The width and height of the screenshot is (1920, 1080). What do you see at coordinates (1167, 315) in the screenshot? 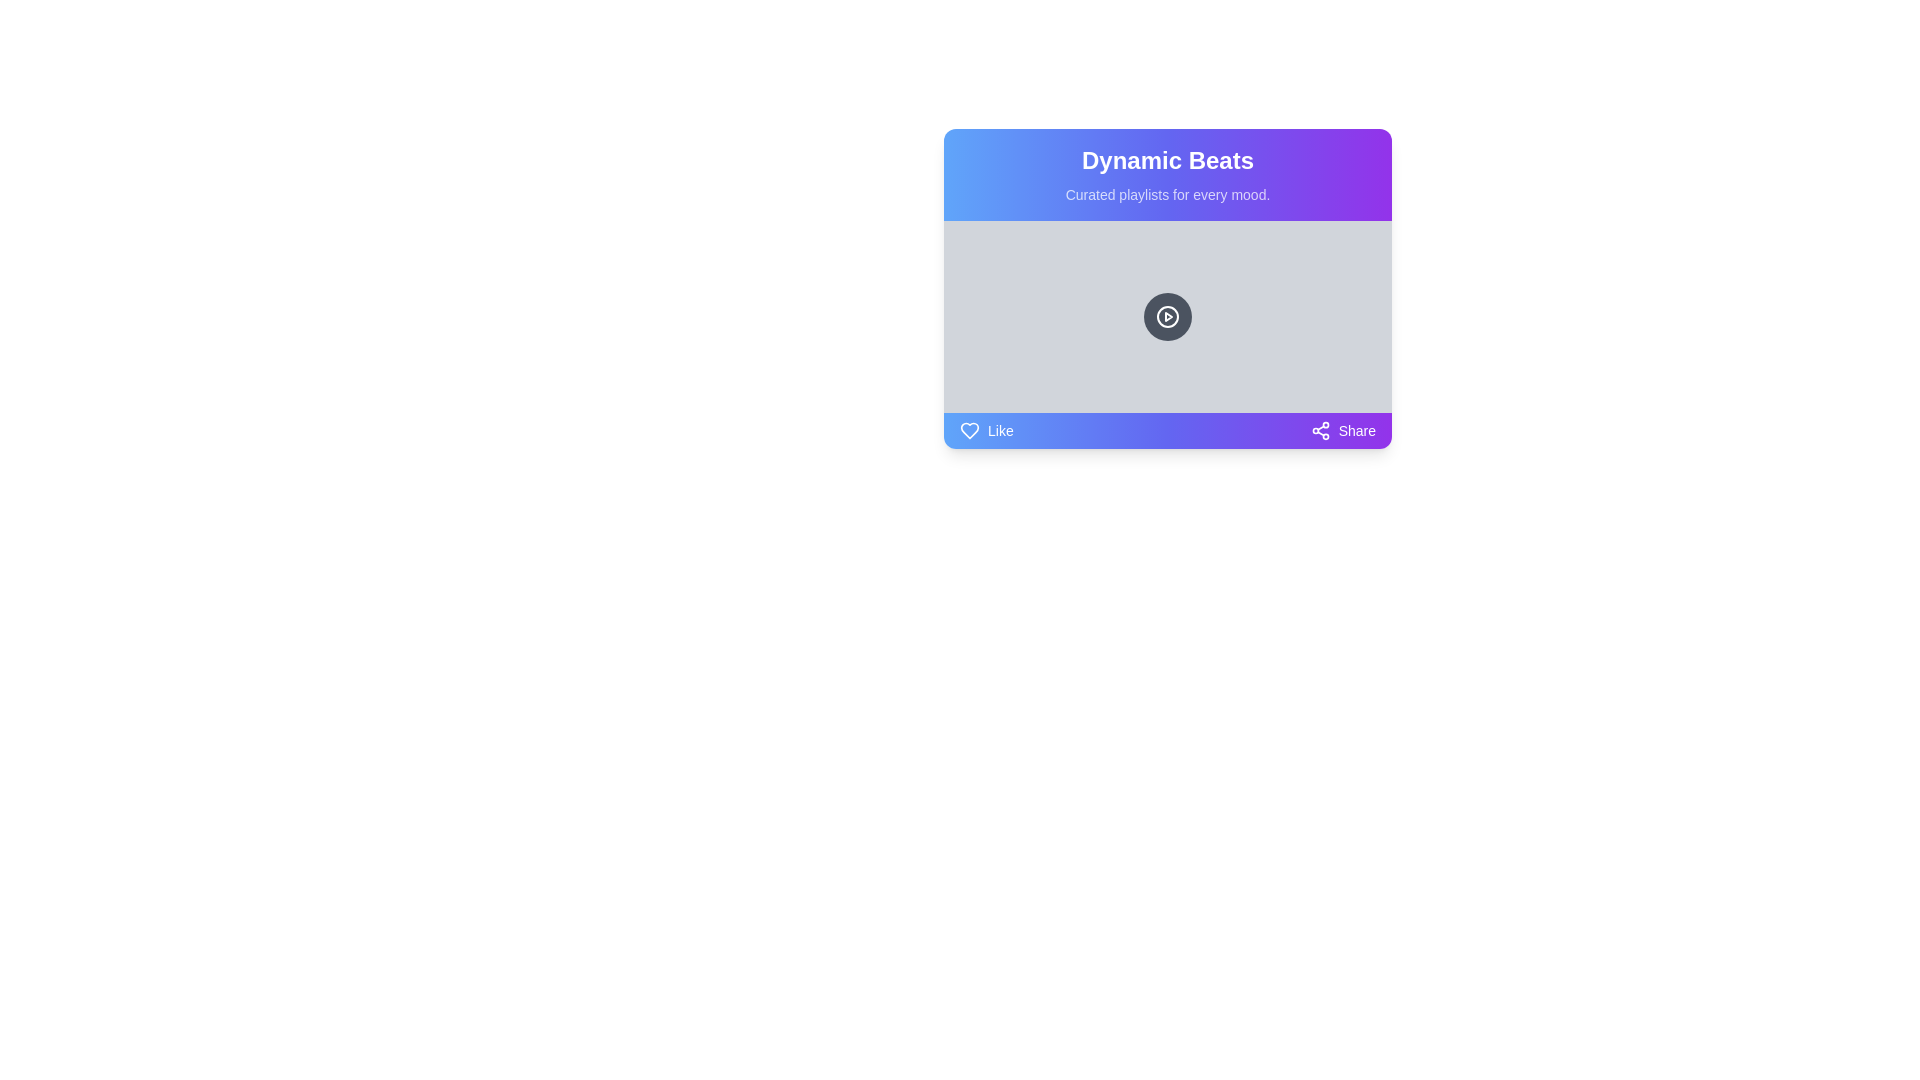
I see `the play button located beneath the 'Dynamic Beats' text` at bounding box center [1167, 315].